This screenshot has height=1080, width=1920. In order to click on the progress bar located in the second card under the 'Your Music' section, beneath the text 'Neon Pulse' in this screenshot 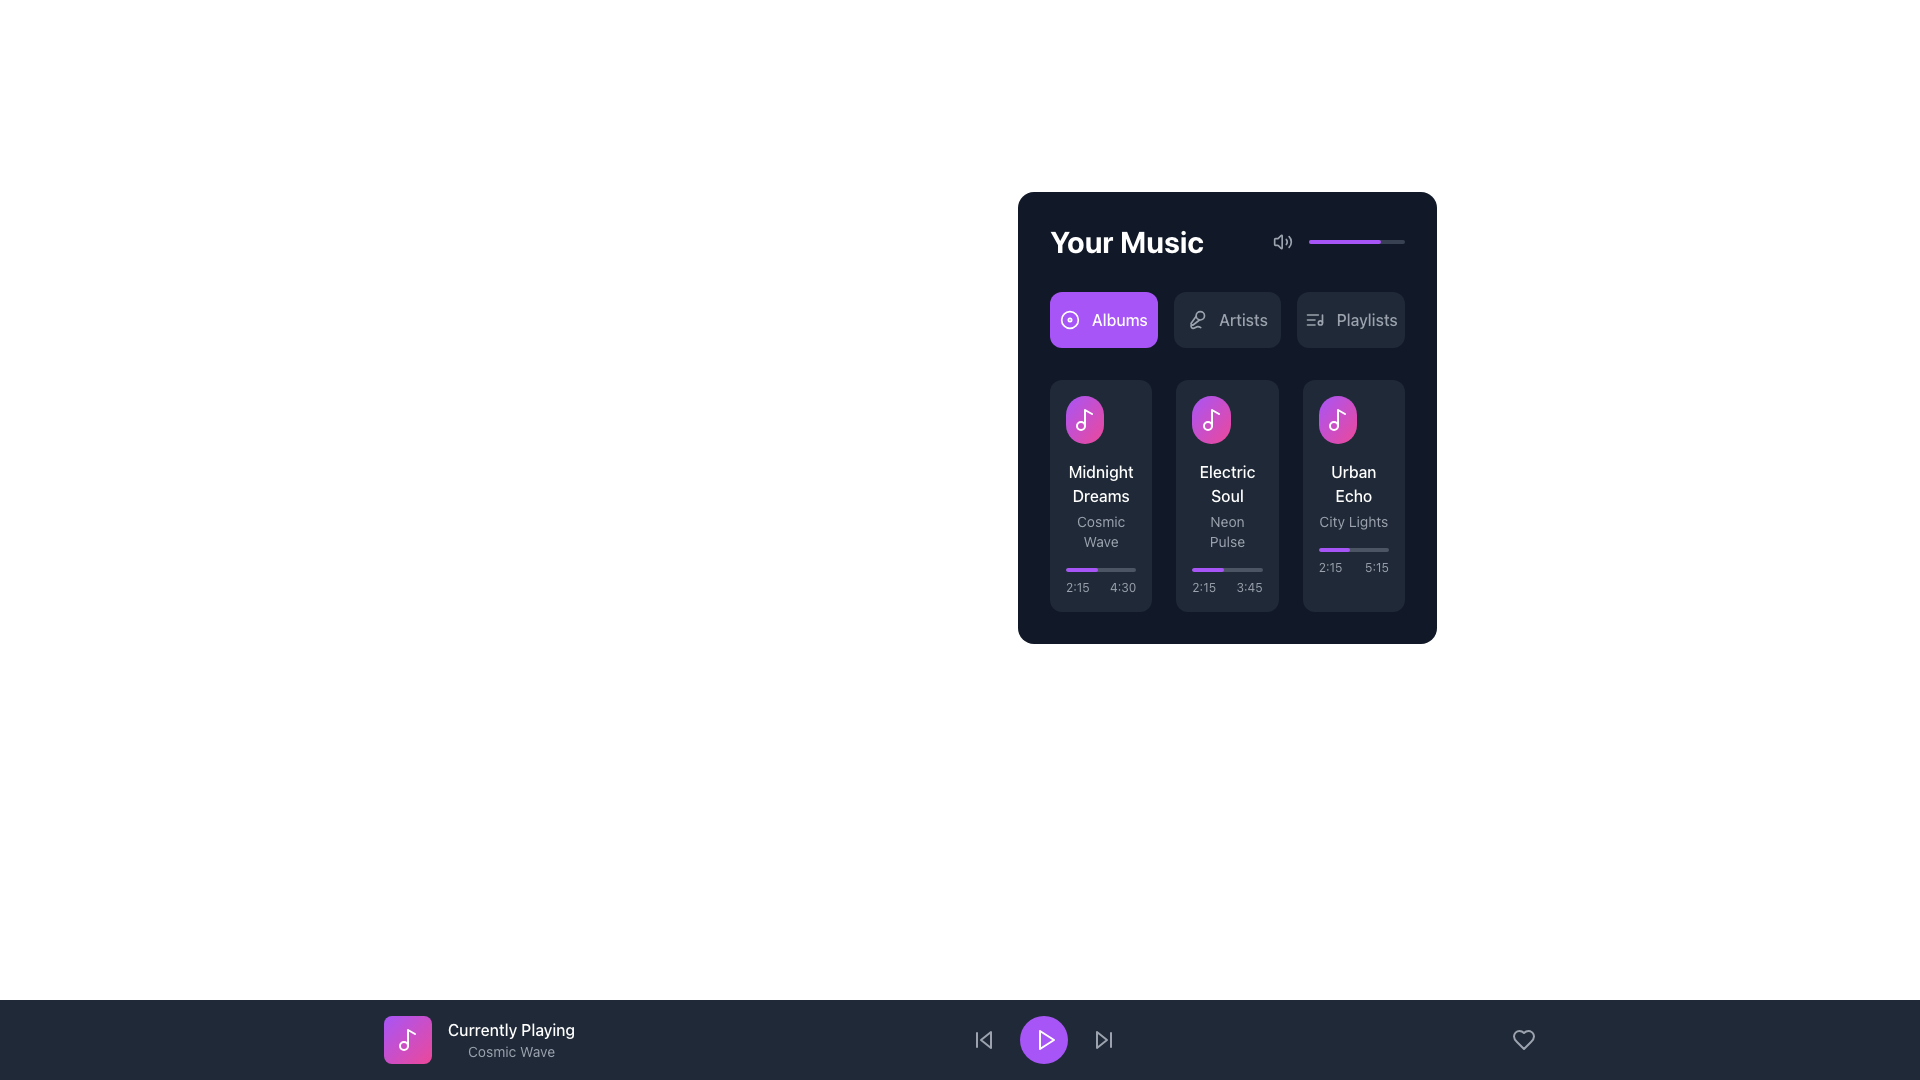, I will do `click(1226, 582)`.